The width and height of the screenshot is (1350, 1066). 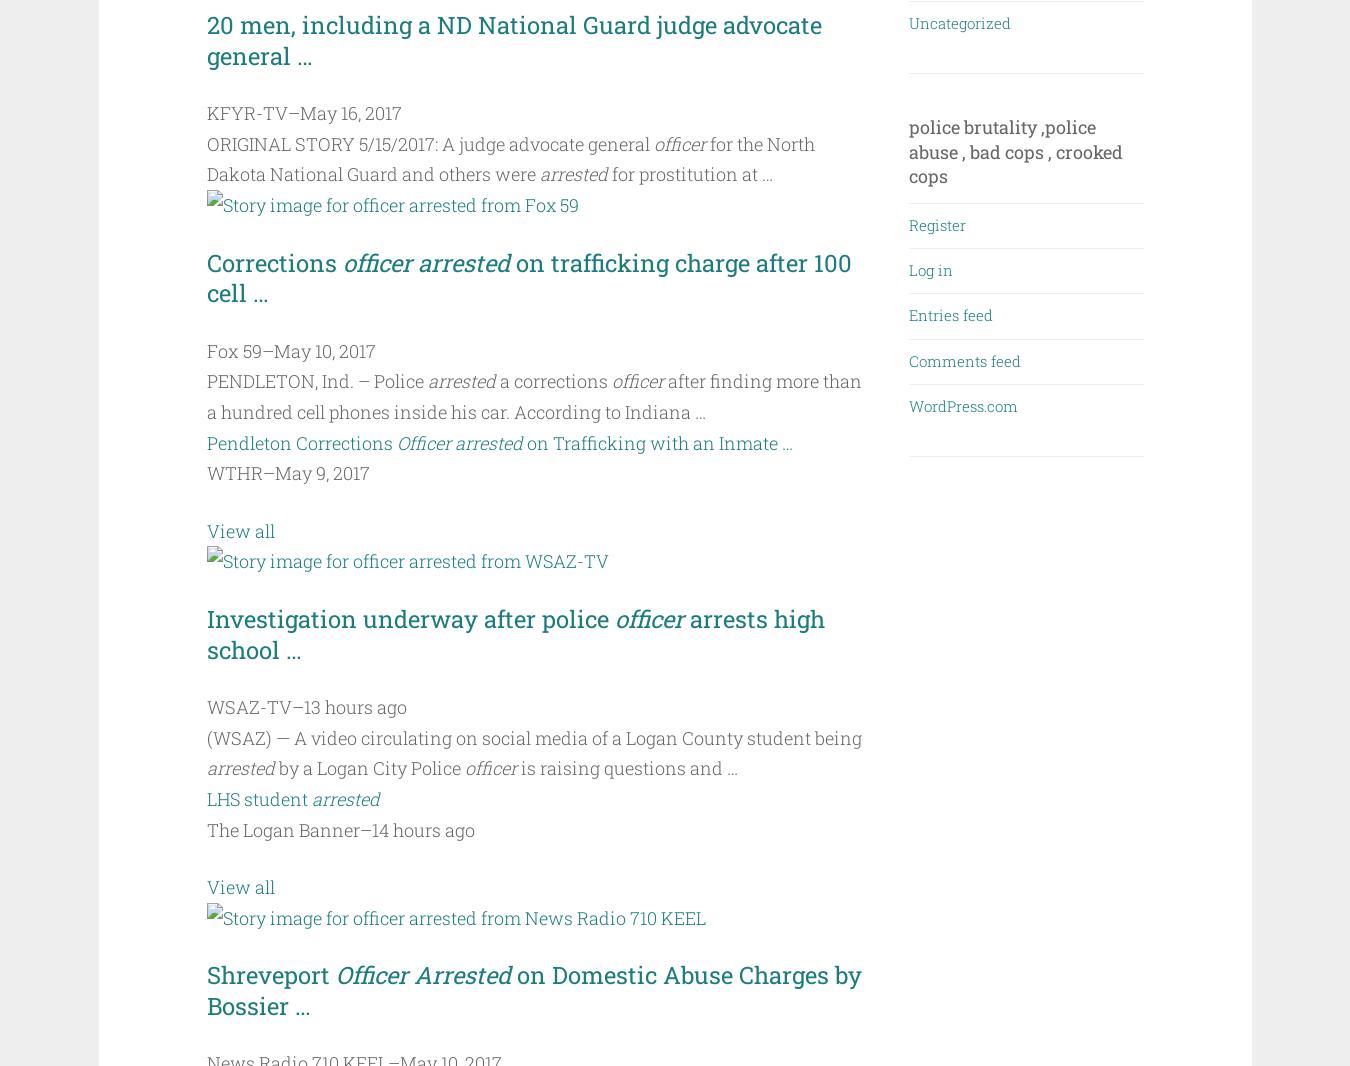 I want to click on '14 hours ago', so click(x=370, y=829).